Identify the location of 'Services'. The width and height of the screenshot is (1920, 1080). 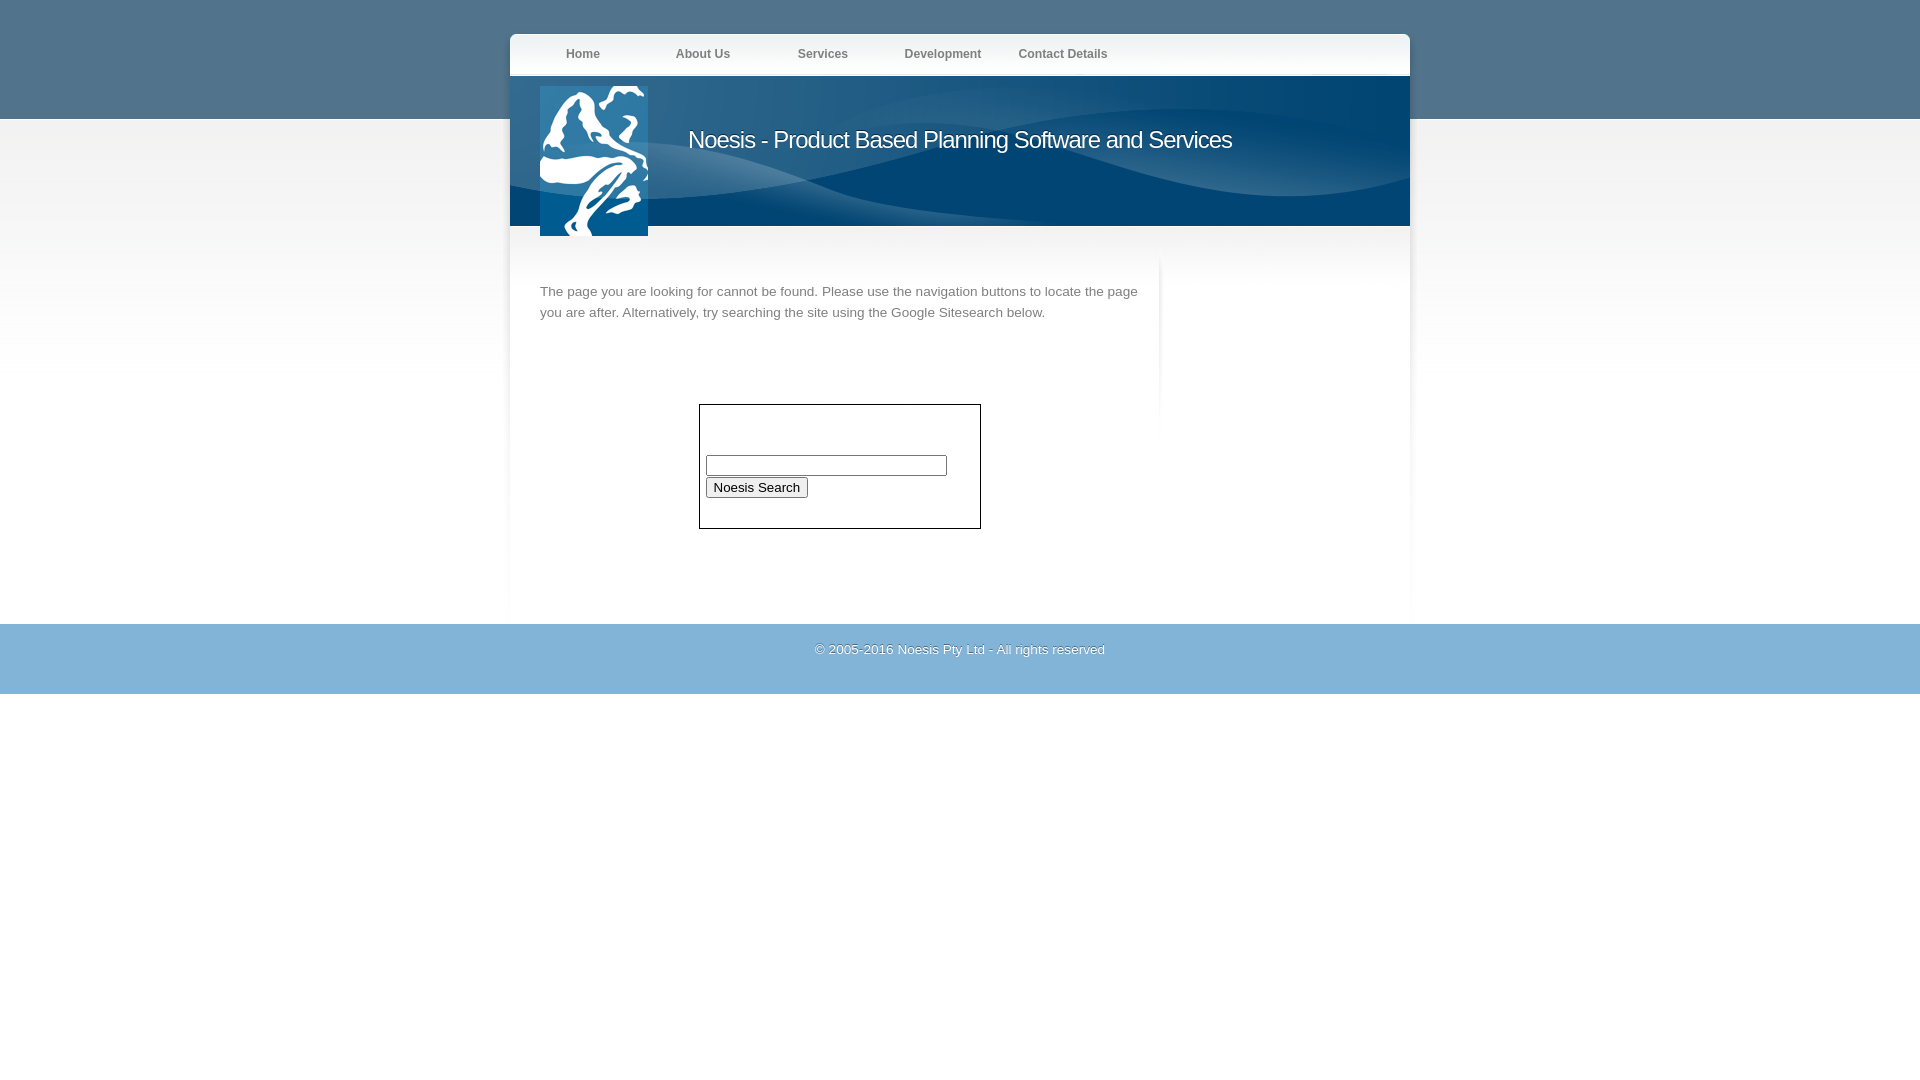
(822, 52).